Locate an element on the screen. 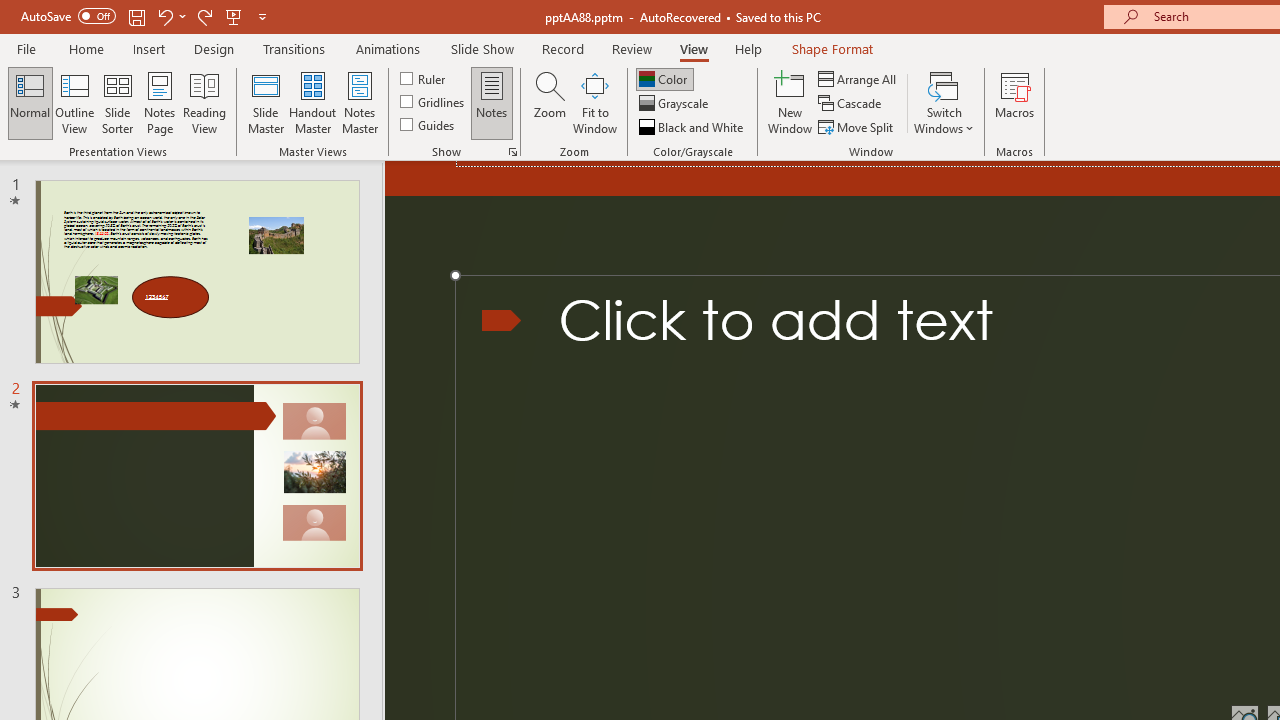  'Guides' is located at coordinates (427, 124).